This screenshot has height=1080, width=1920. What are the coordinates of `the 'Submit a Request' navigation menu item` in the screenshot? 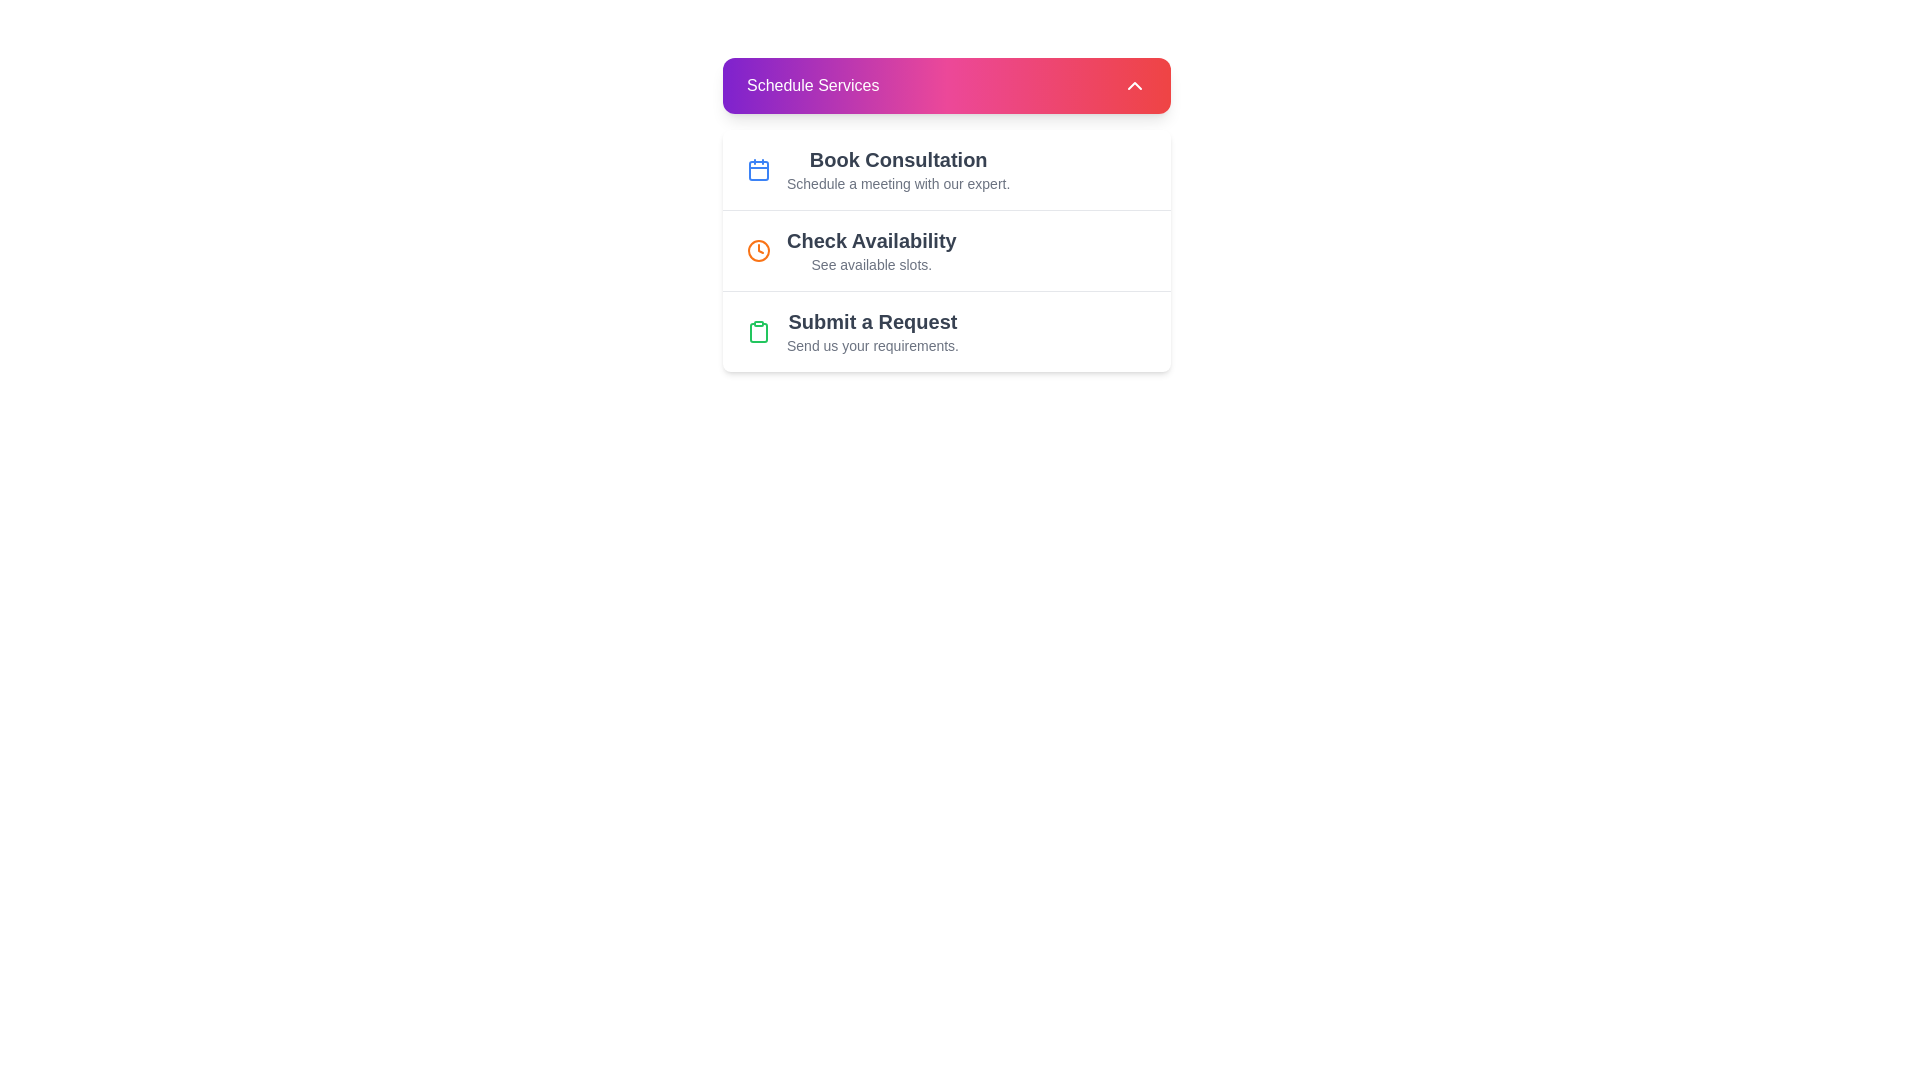 It's located at (945, 330).